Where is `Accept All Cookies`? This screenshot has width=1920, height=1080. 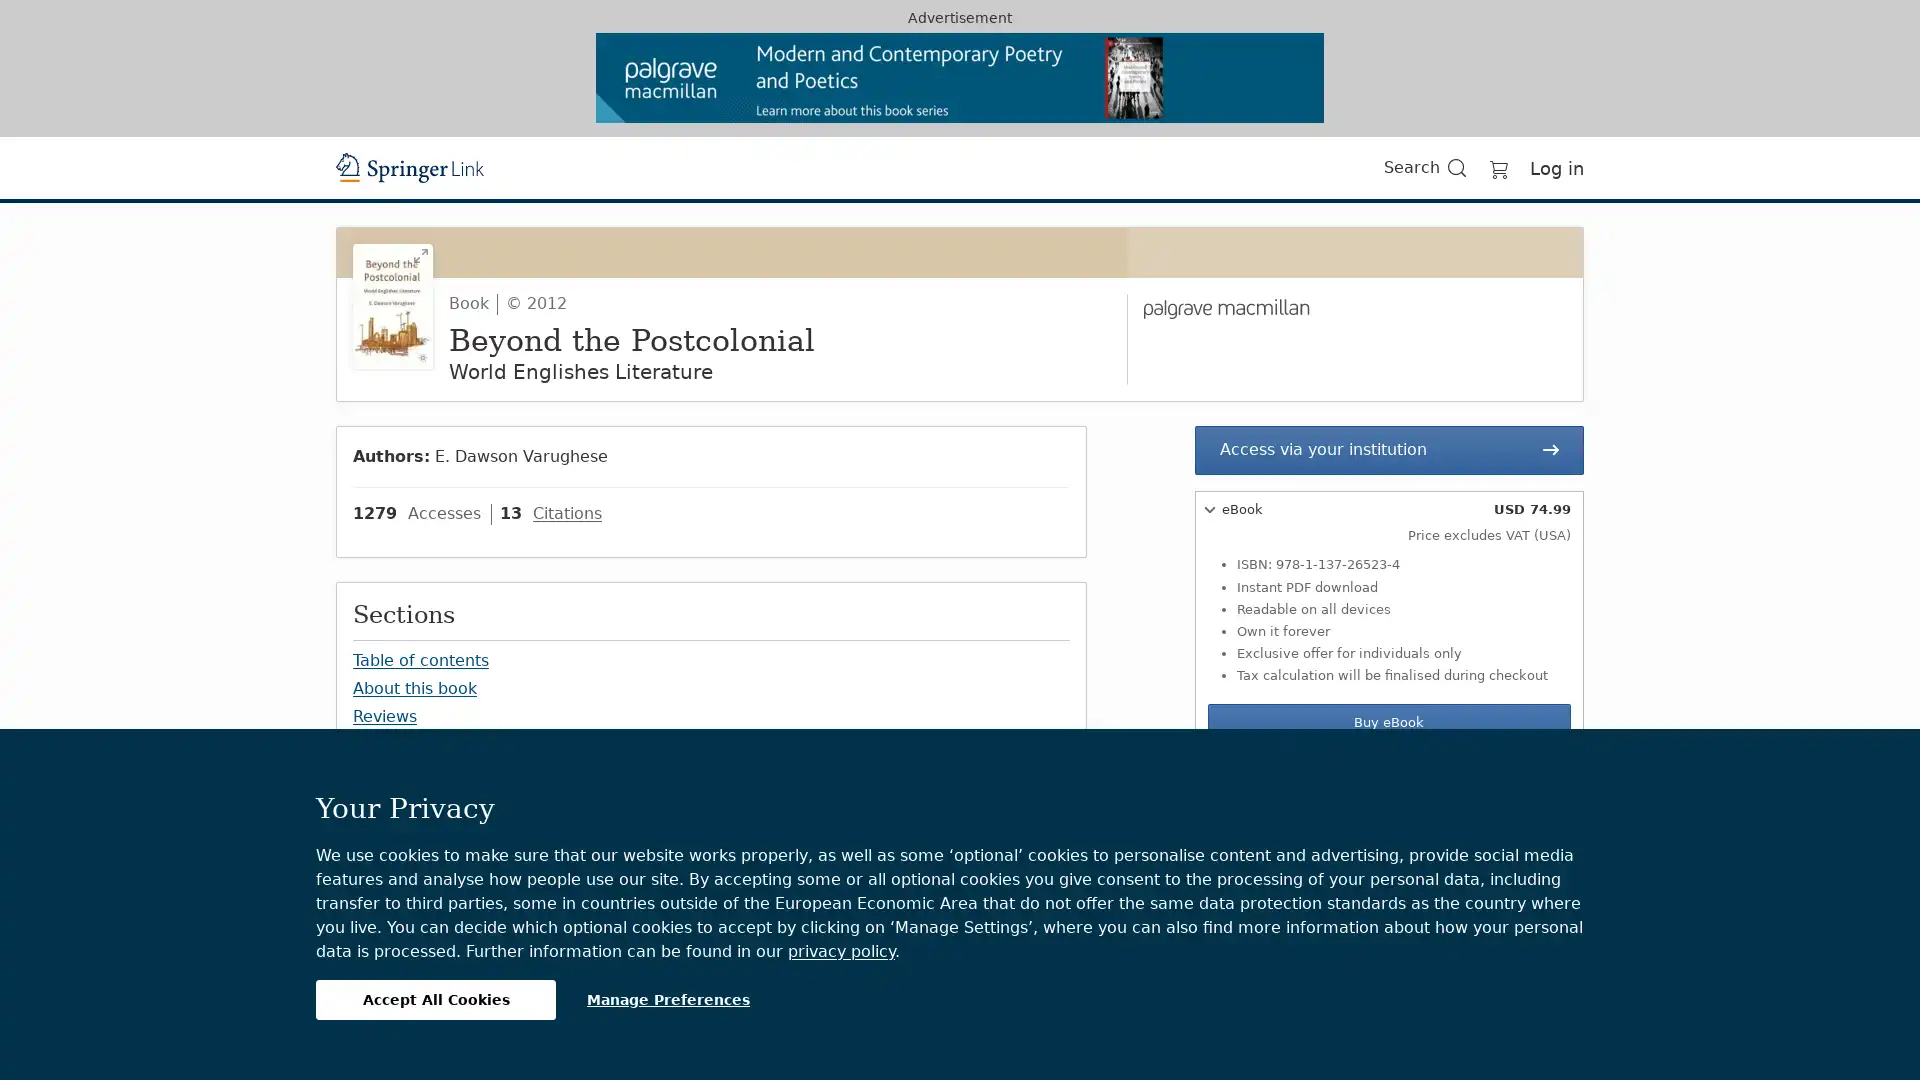
Accept All Cookies is located at coordinates (435, 999).